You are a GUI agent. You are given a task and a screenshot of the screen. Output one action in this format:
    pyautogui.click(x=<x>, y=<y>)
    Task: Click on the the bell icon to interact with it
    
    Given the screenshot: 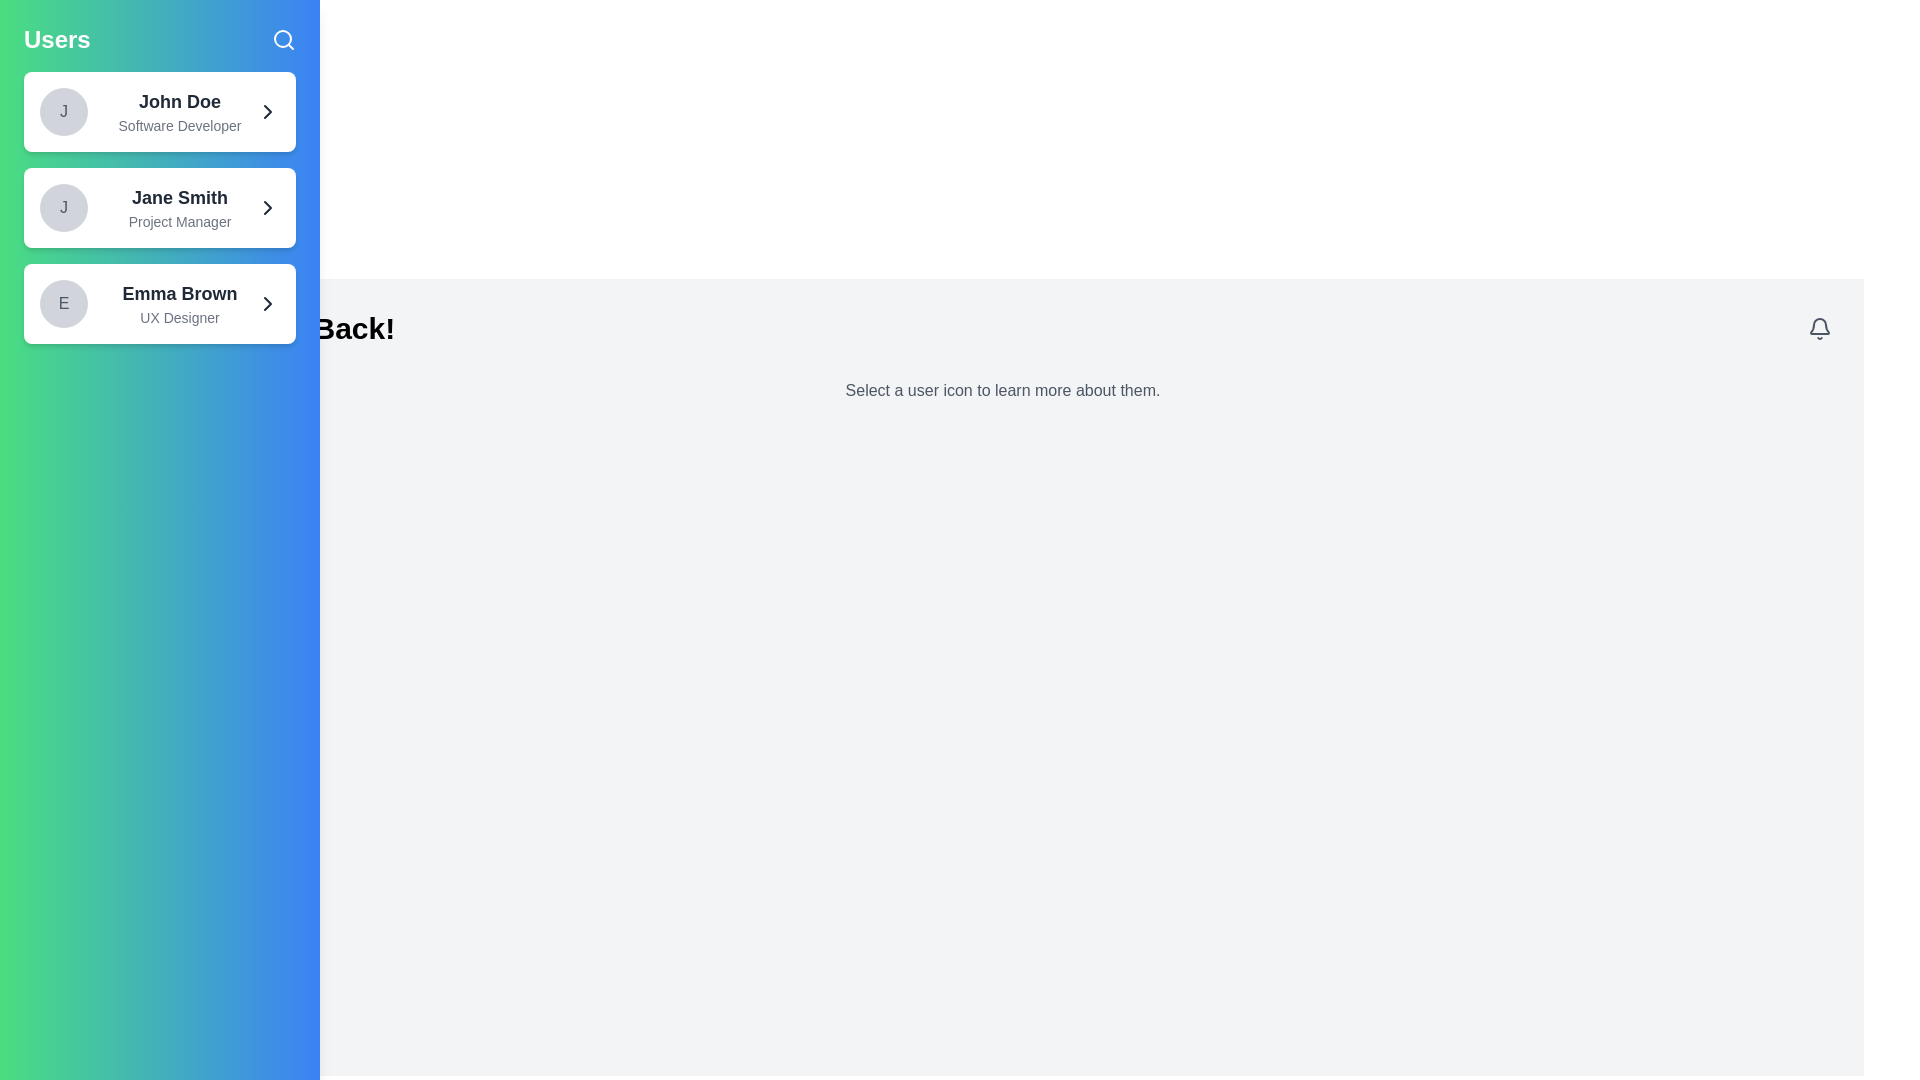 What is the action you would take?
    pyautogui.click(x=1819, y=327)
    